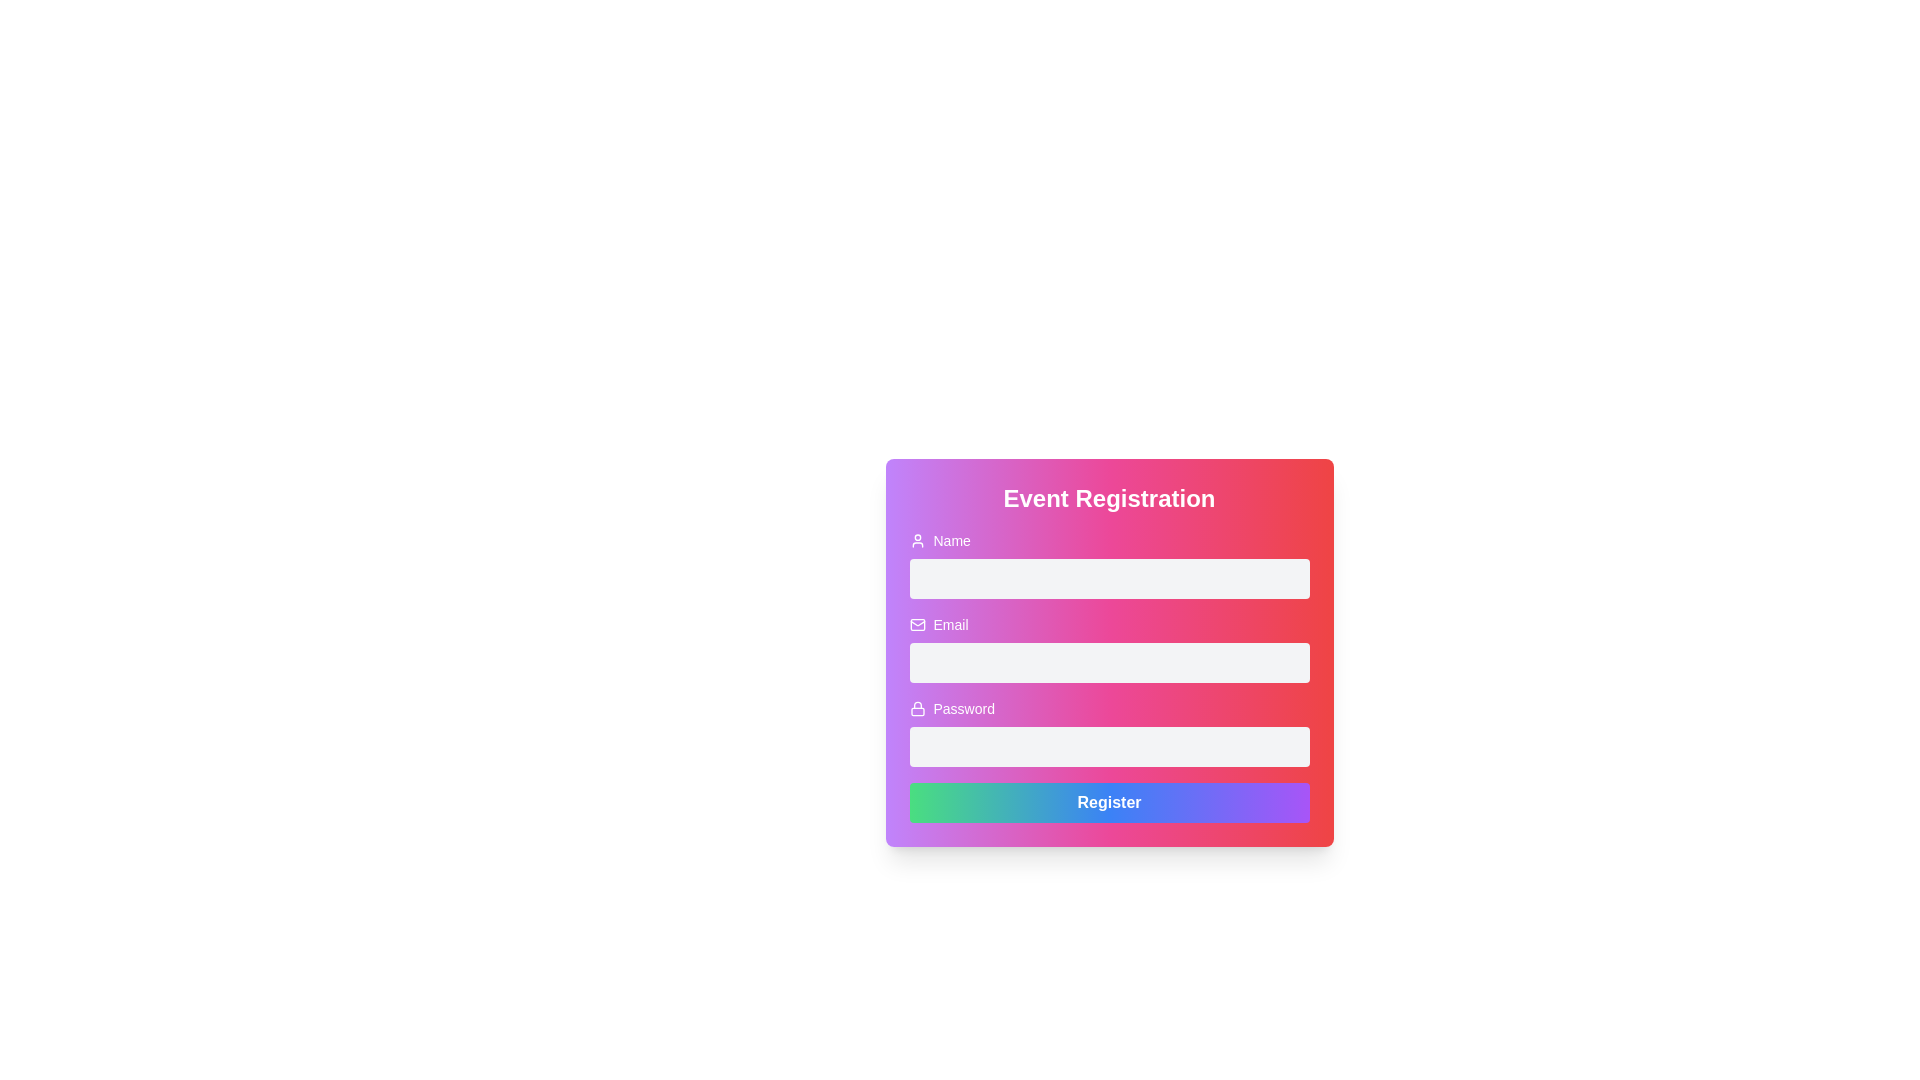 This screenshot has height=1080, width=1920. What do you see at coordinates (916, 623) in the screenshot?
I see `the icon that visually indicates the email input field, positioned to the left of the 'Email' label in the Event Registration form` at bounding box center [916, 623].